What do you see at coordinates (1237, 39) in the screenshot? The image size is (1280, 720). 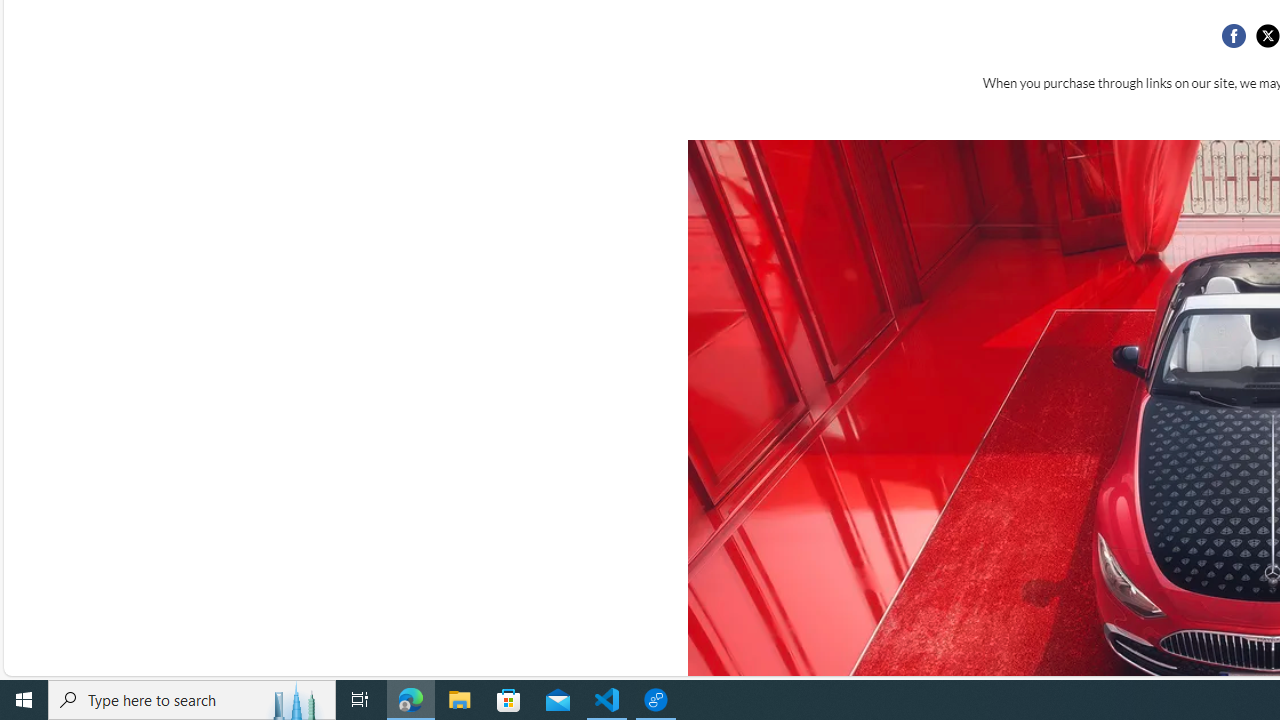 I see `'Class: social__item'` at bounding box center [1237, 39].